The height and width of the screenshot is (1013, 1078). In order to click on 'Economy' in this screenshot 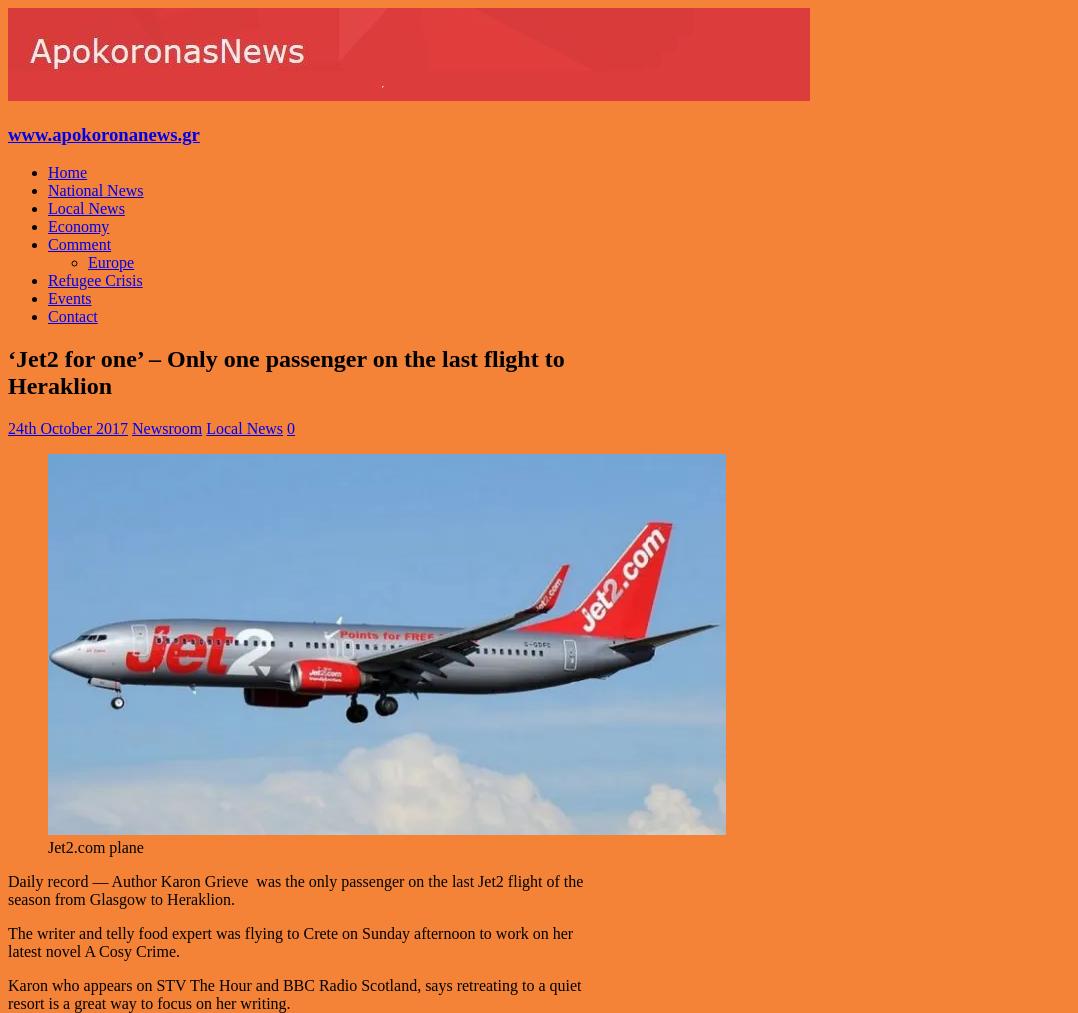, I will do `click(47, 225)`.